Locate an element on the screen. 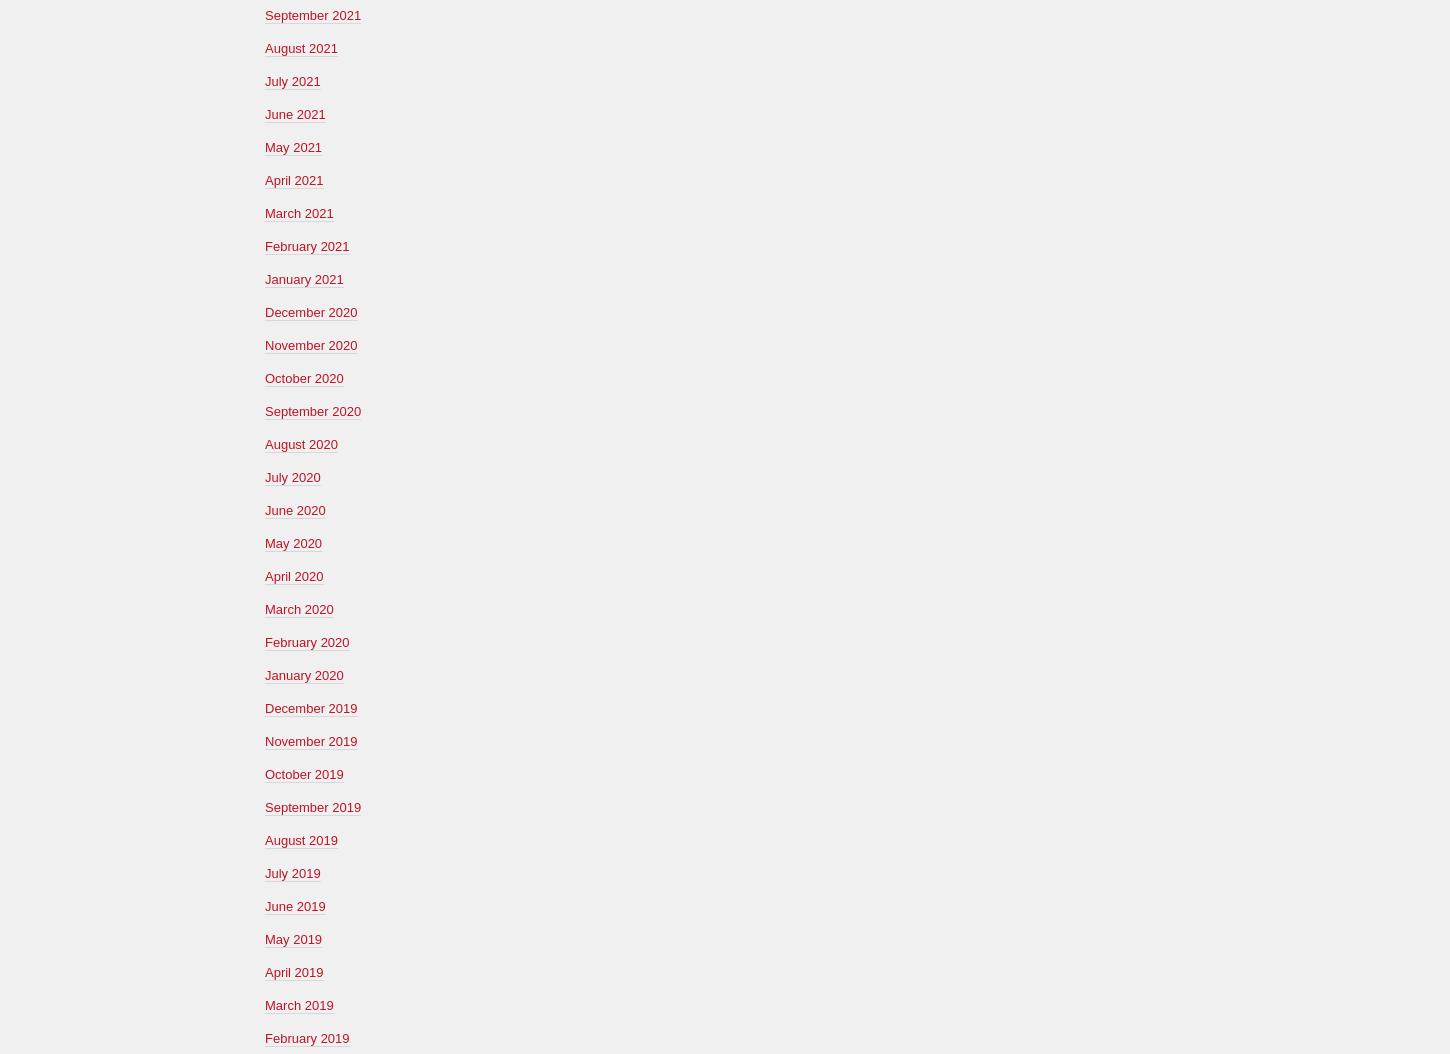  'November 2020' is located at coordinates (265, 344).